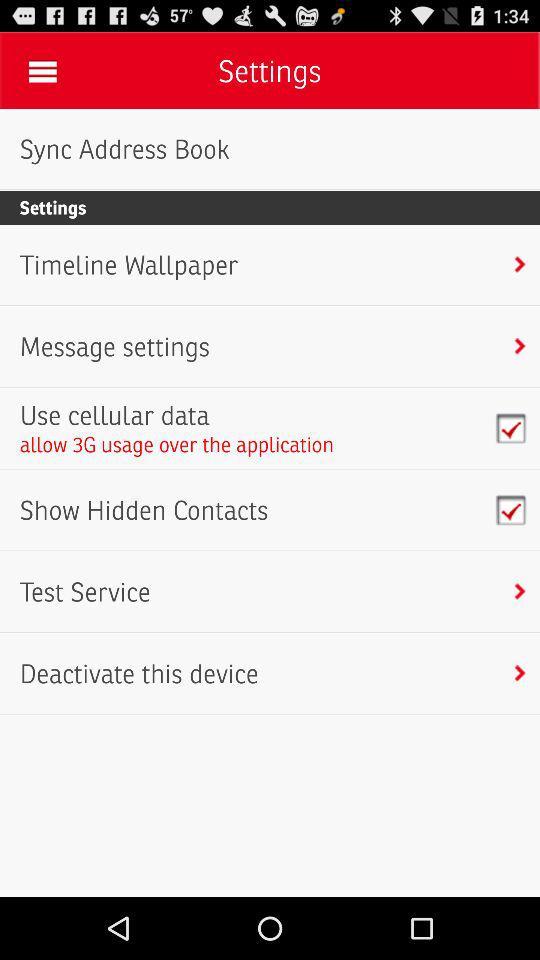  Describe the element at coordinates (177, 414) in the screenshot. I see `the app above the allow 3g usage app` at that location.